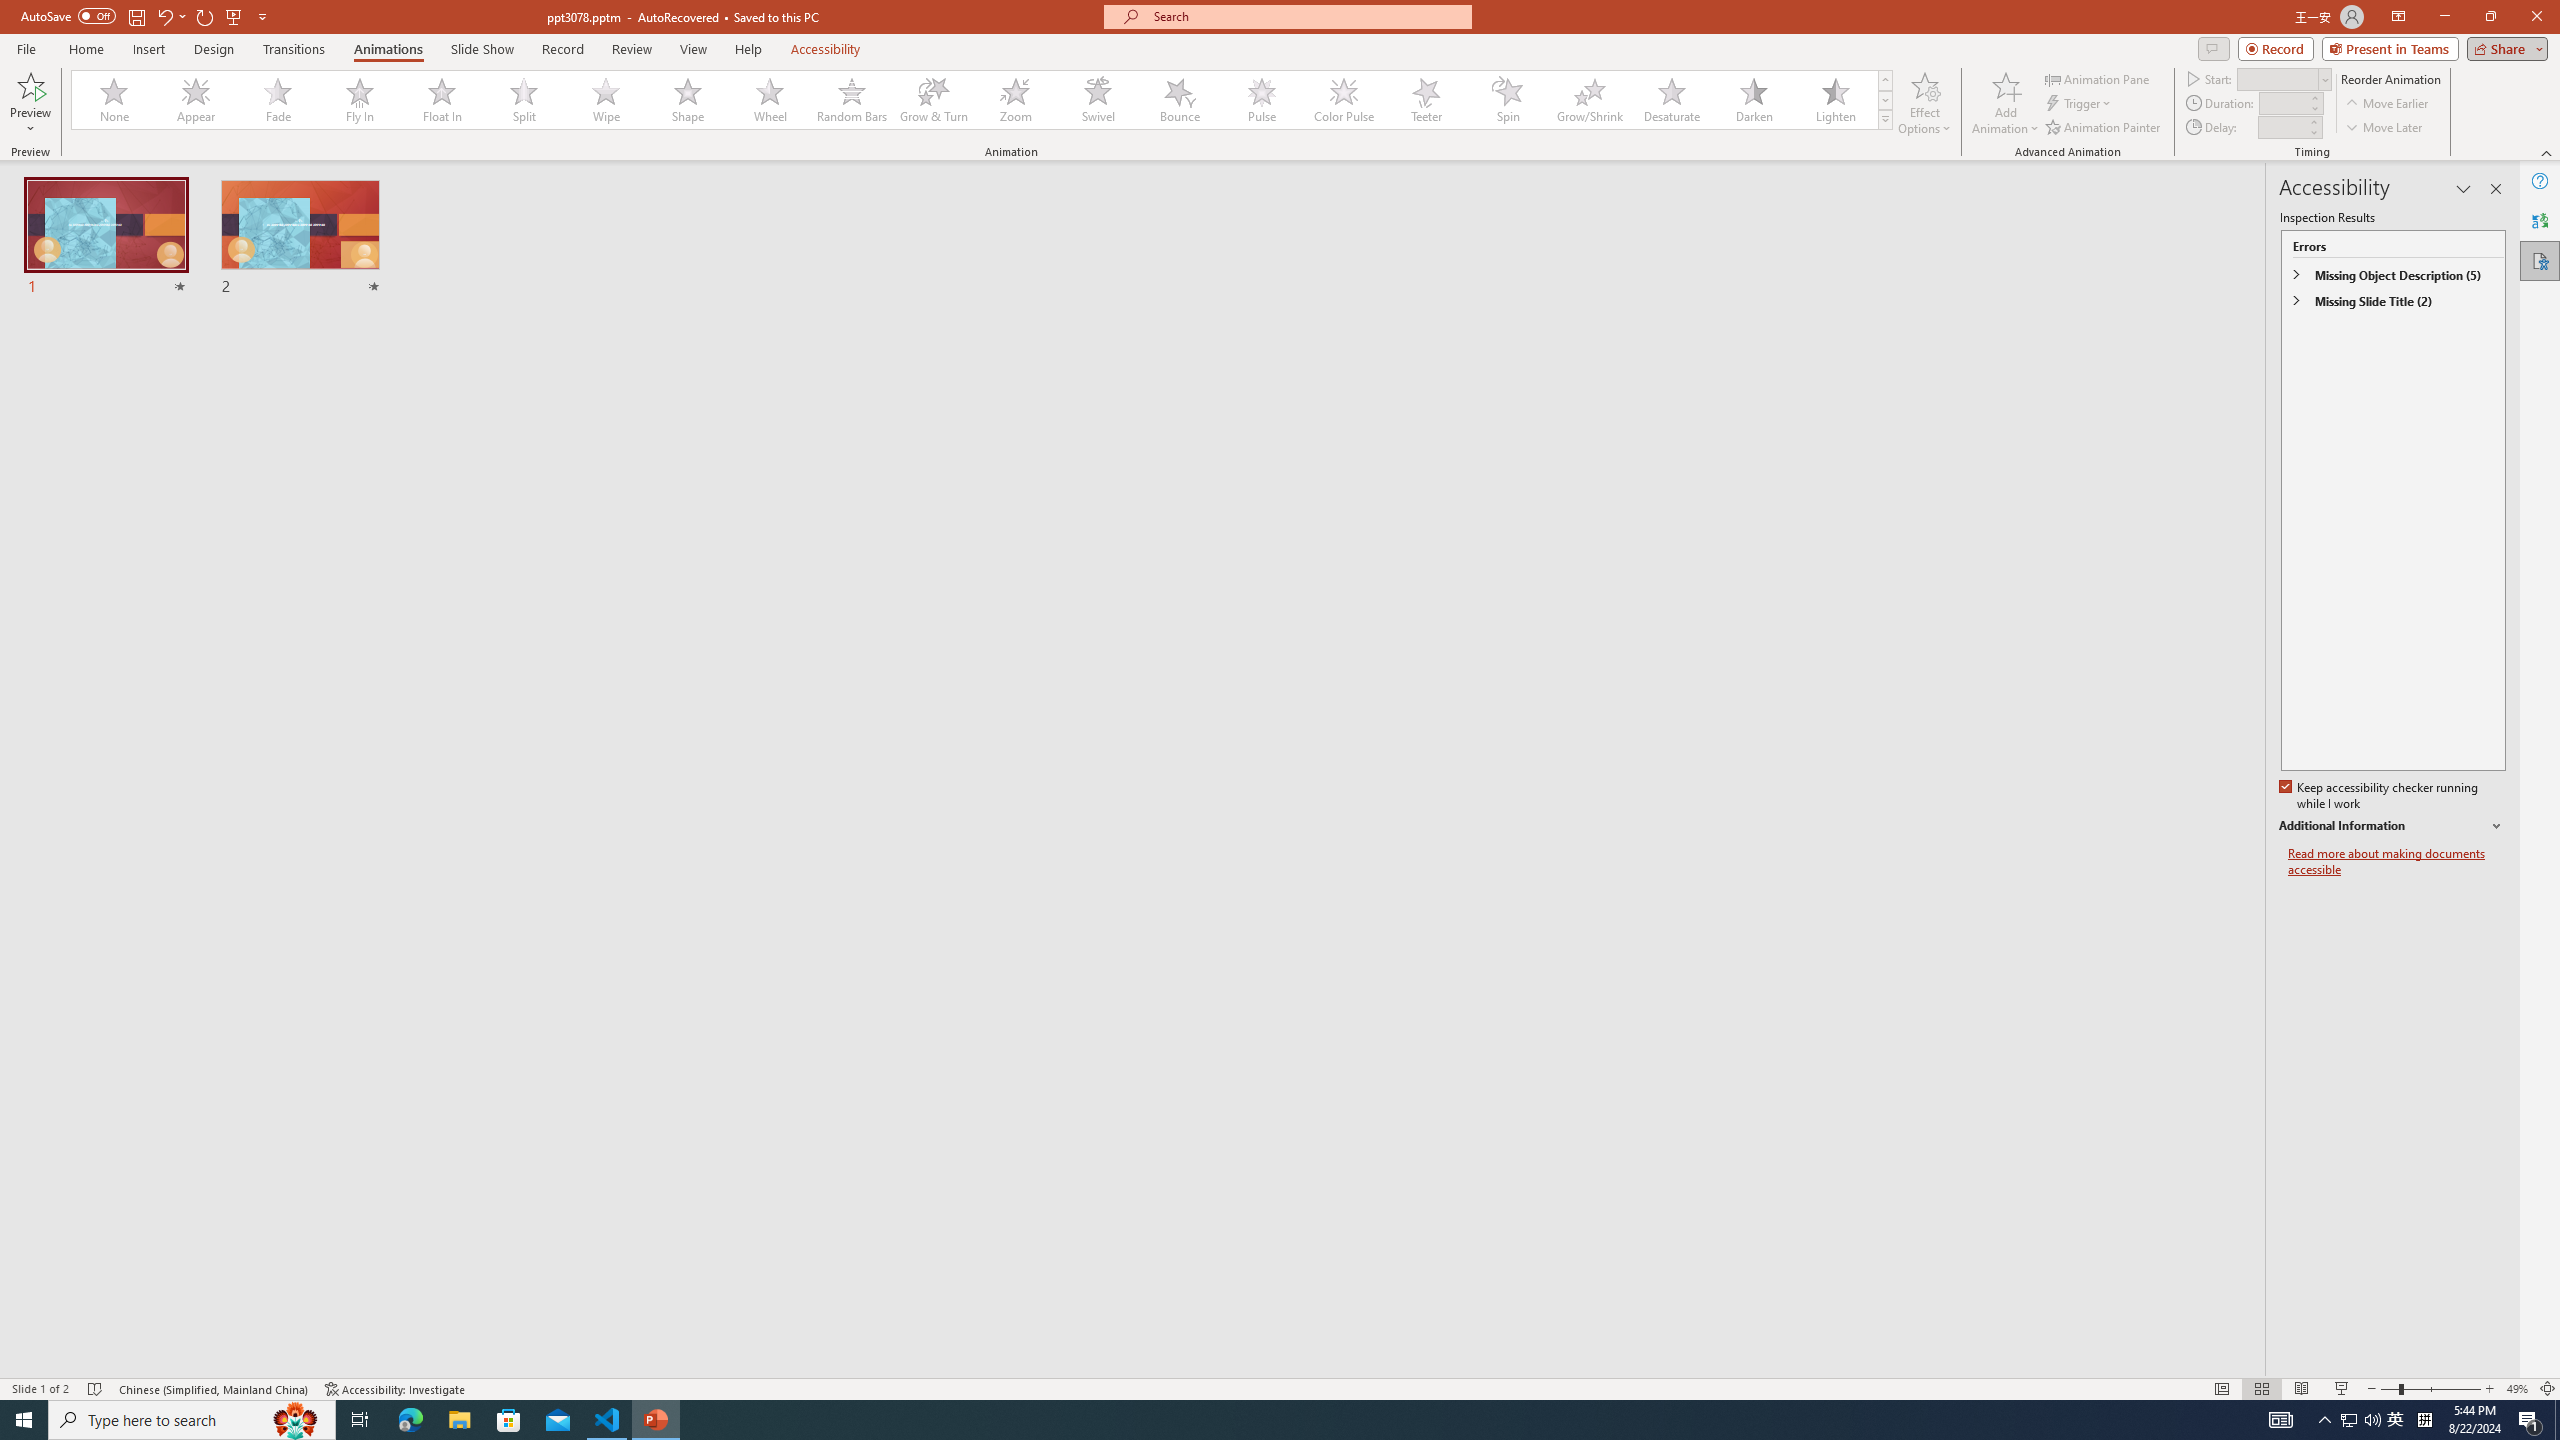 The image size is (2560, 1440). I want to click on 'Bounce', so click(1179, 99).